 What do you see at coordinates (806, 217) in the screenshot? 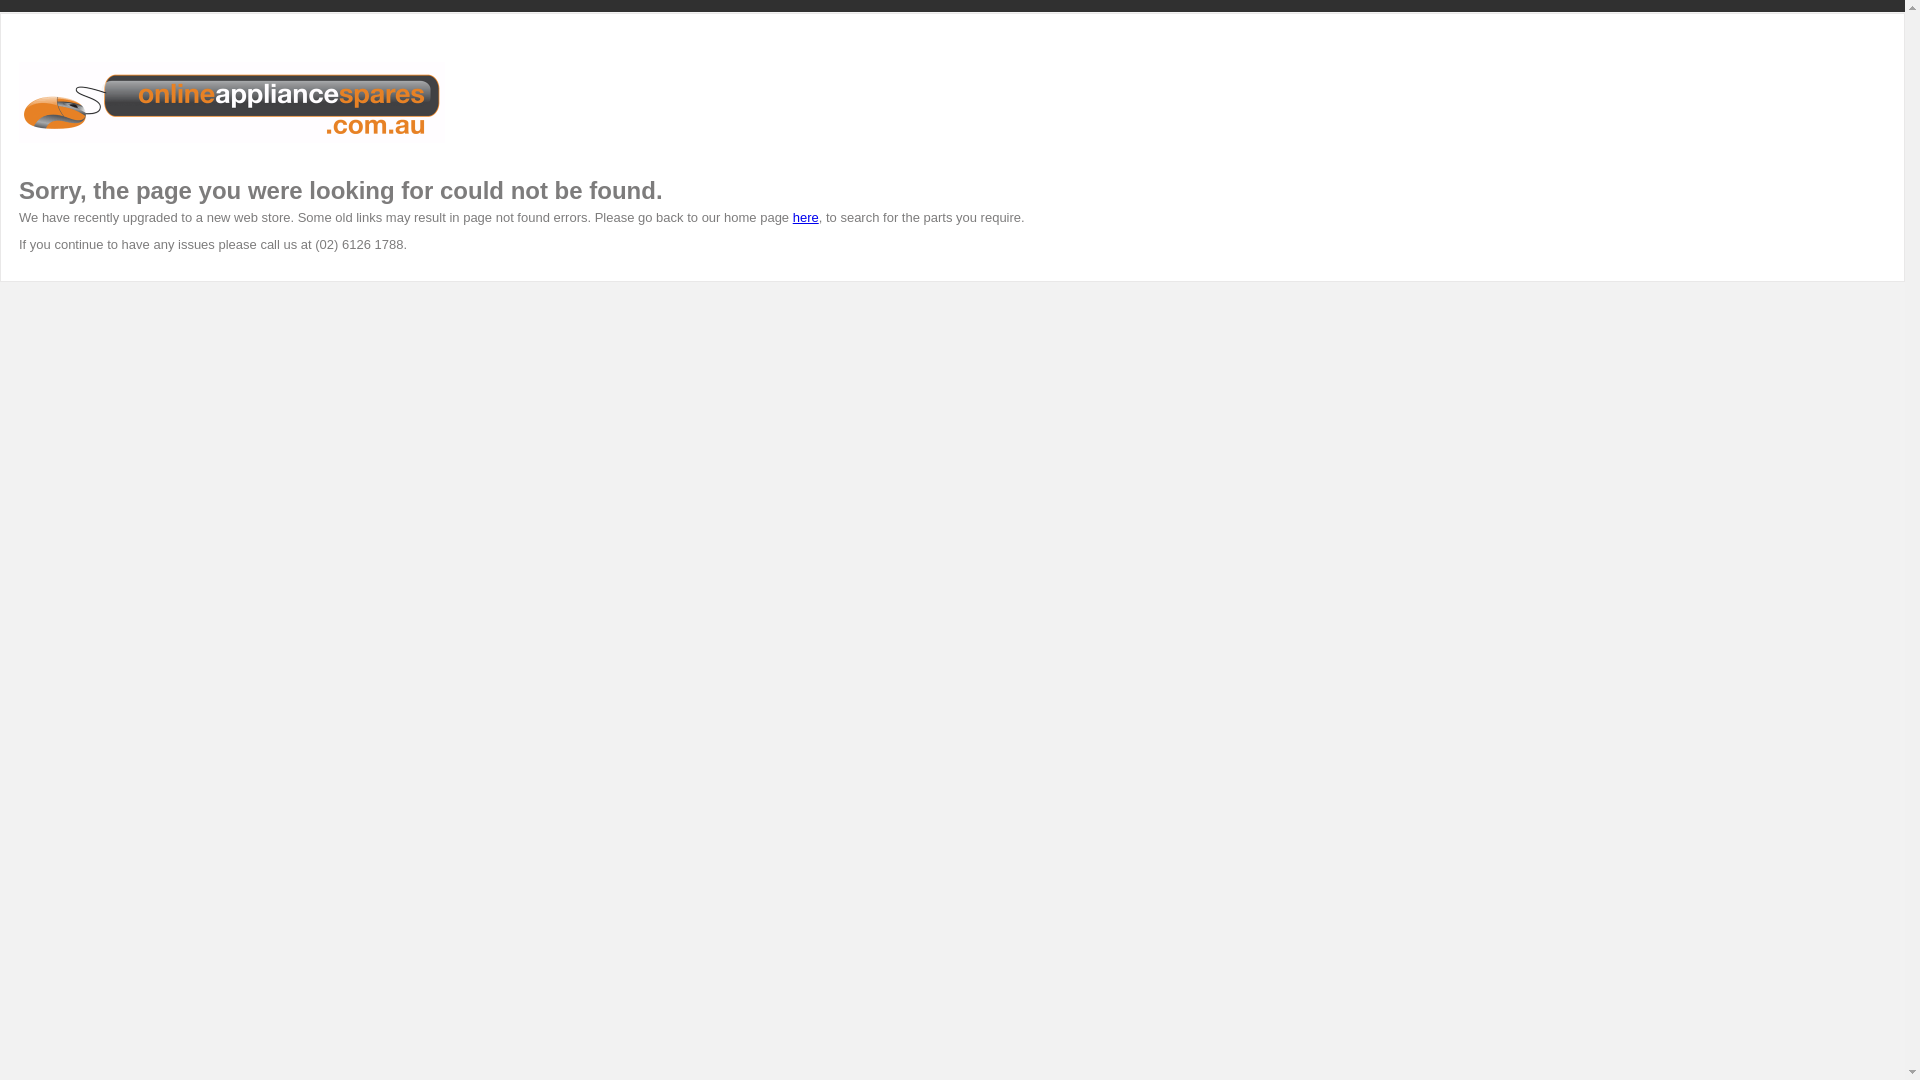
I see `'here'` at bounding box center [806, 217].